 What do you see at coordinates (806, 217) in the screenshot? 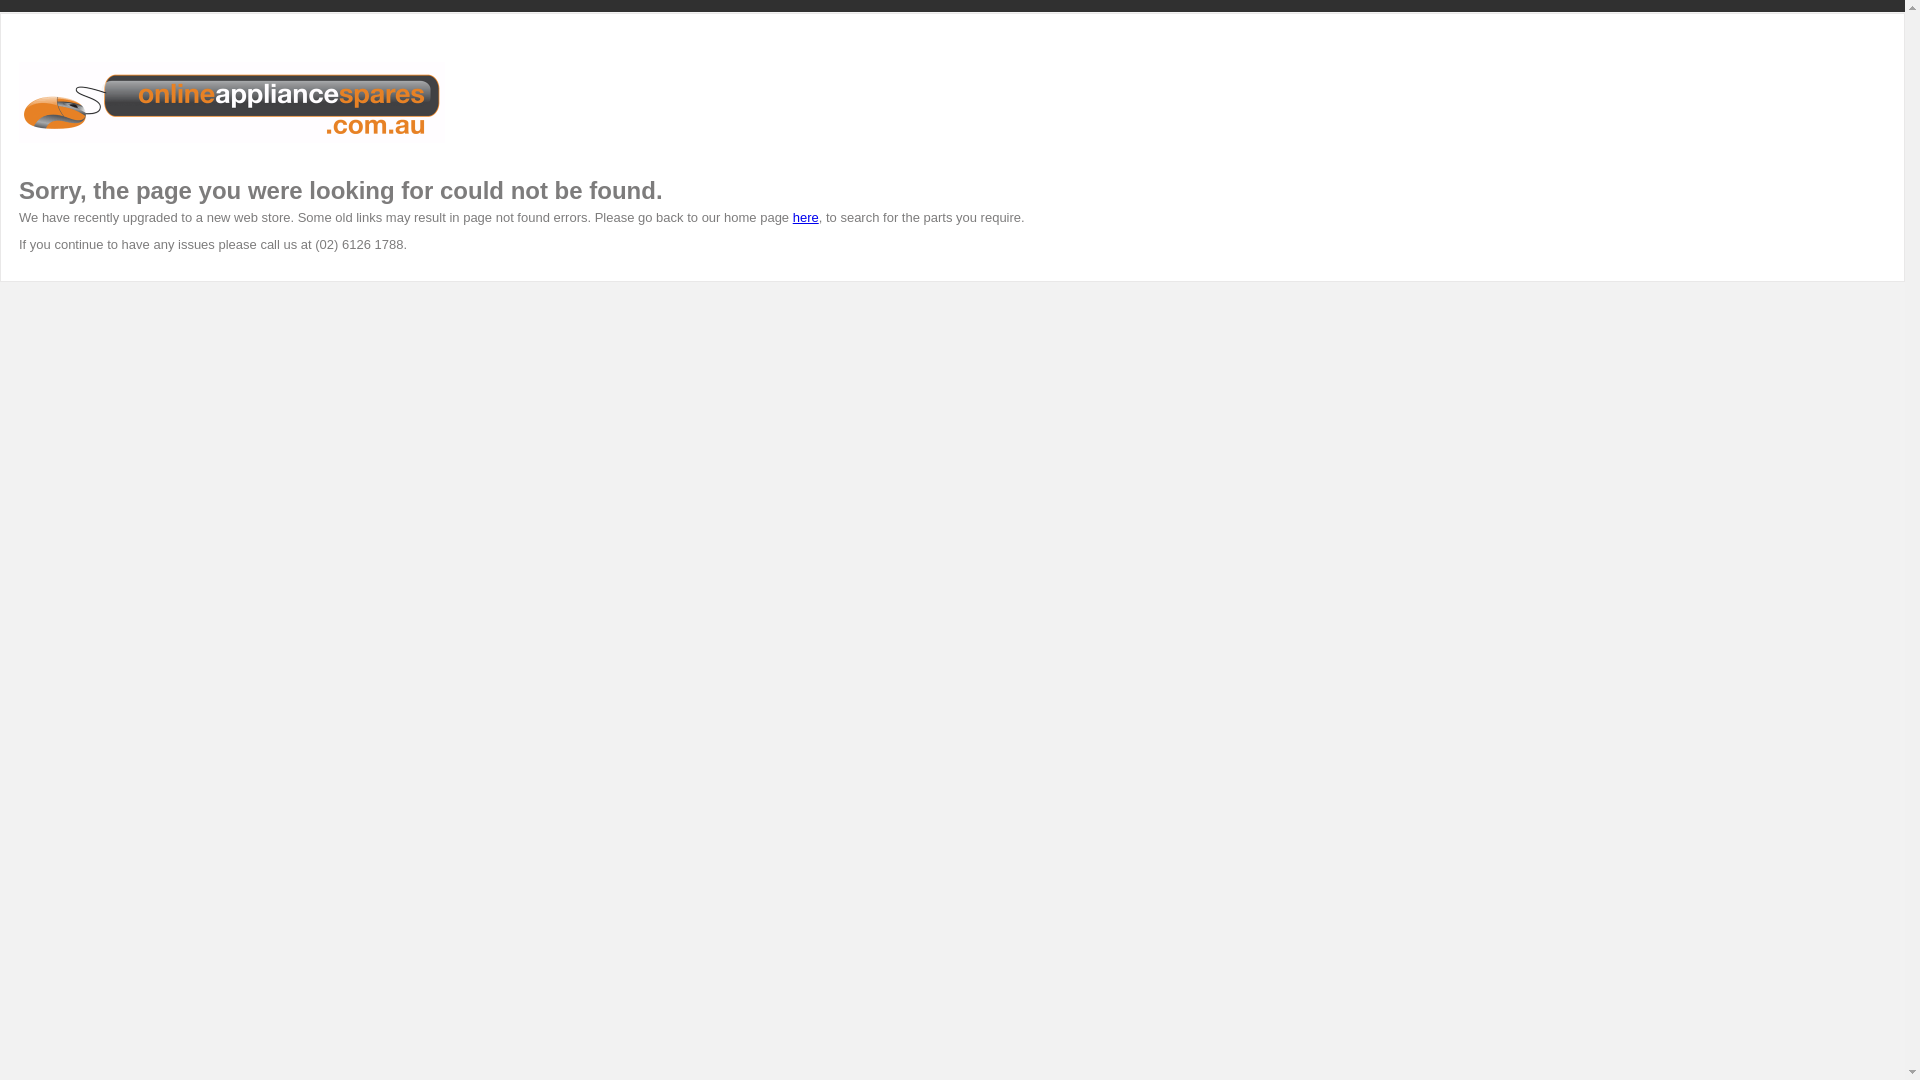
I see `'here'` at bounding box center [806, 217].